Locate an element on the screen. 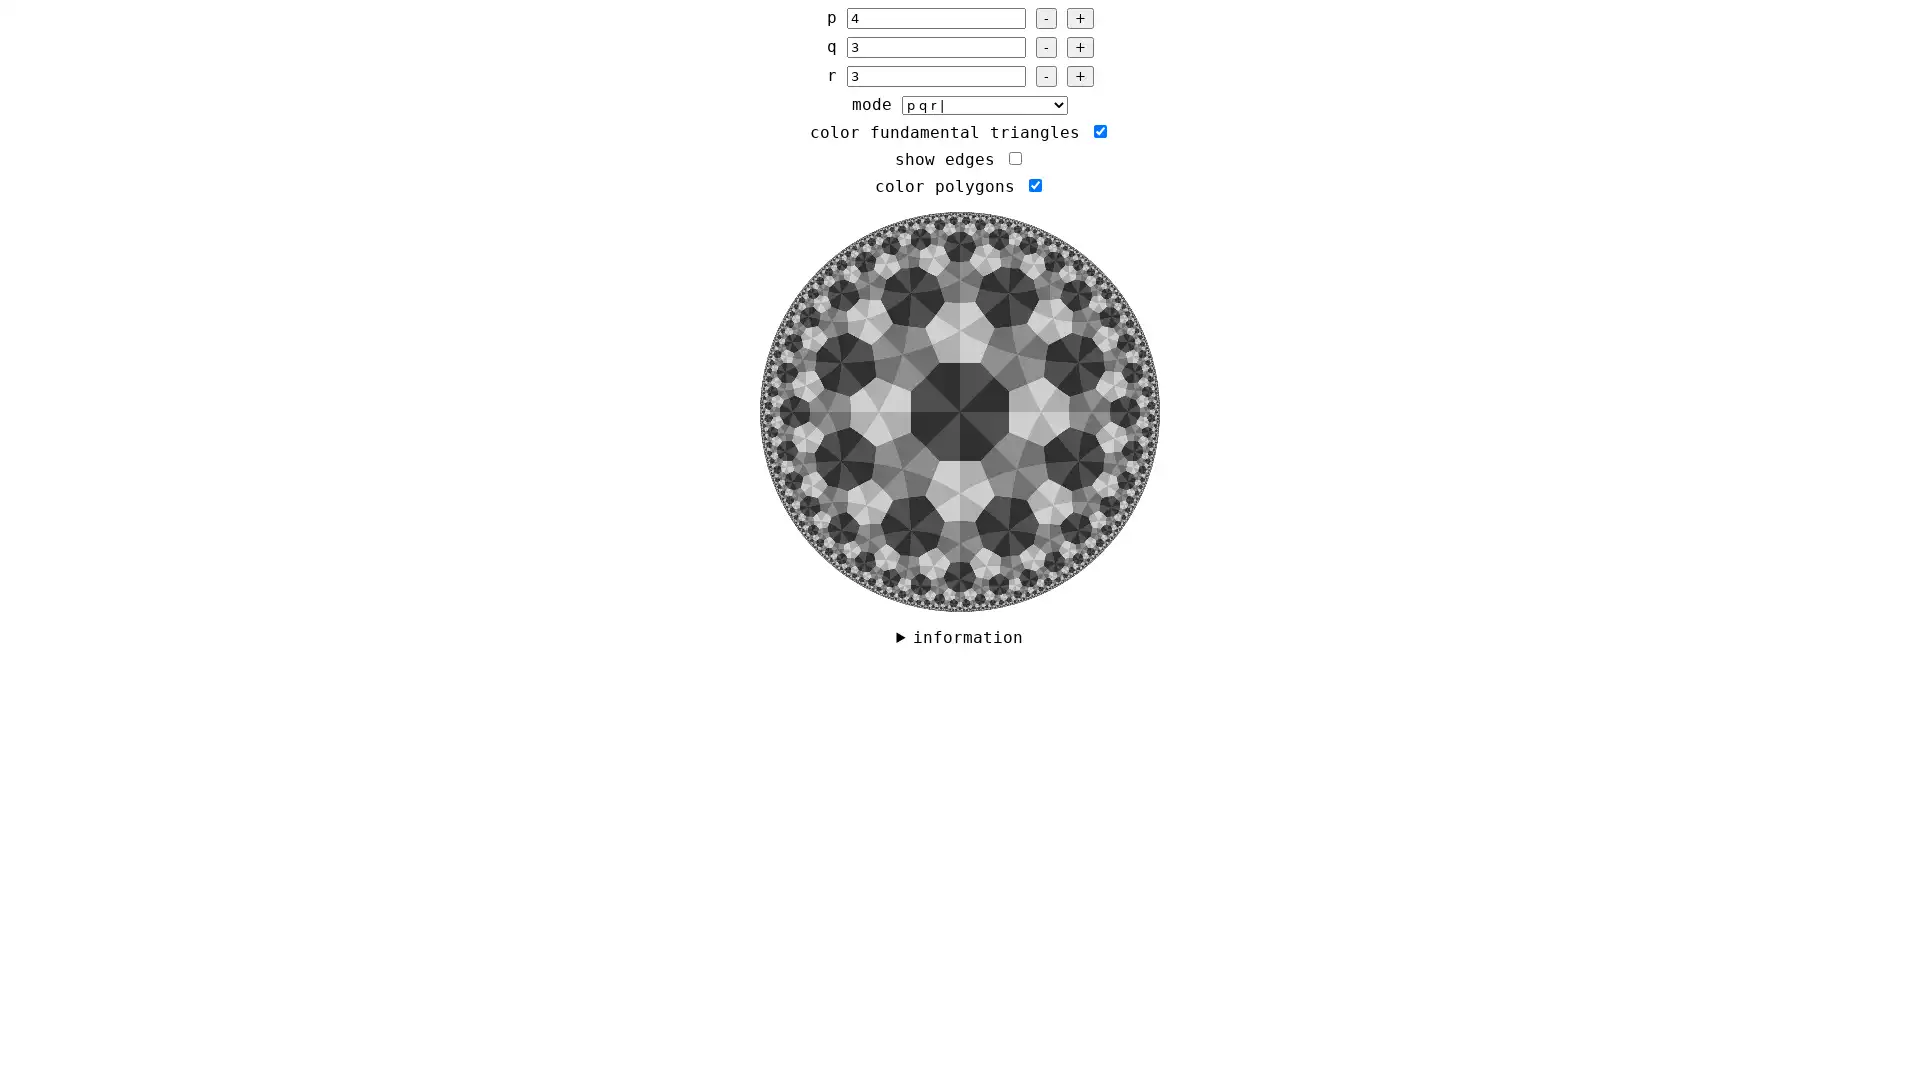 The width and height of the screenshot is (1920, 1080). - is located at coordinates (1044, 75).